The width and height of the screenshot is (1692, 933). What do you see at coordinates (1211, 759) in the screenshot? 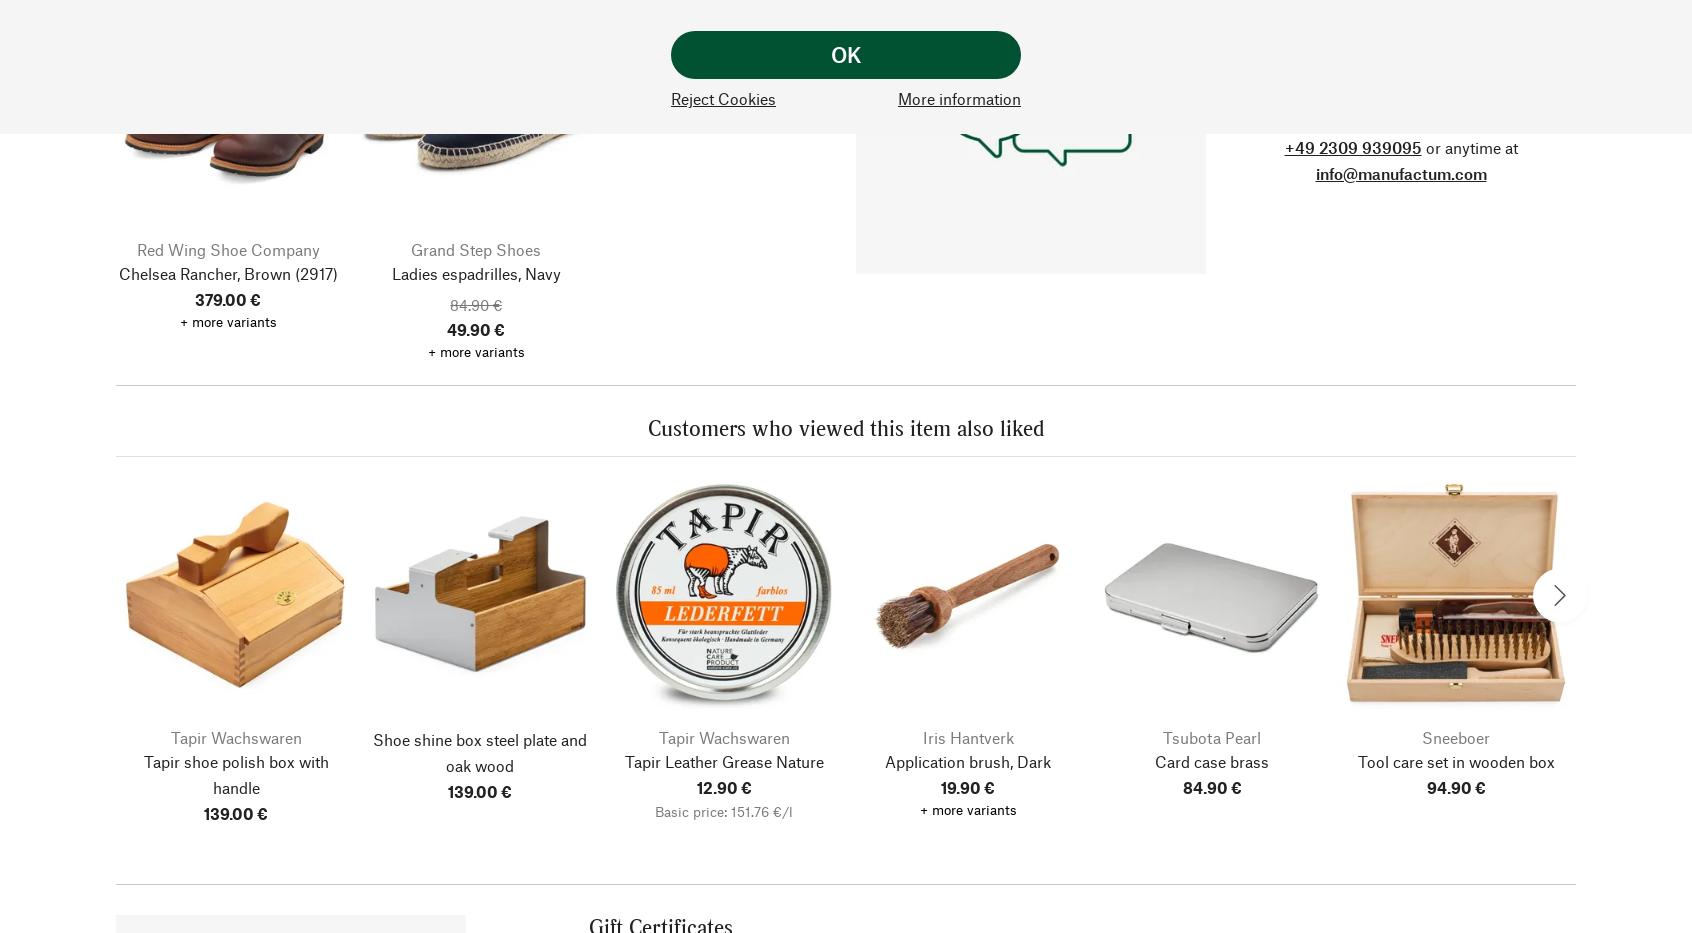
I see `'Card case brass'` at bounding box center [1211, 759].